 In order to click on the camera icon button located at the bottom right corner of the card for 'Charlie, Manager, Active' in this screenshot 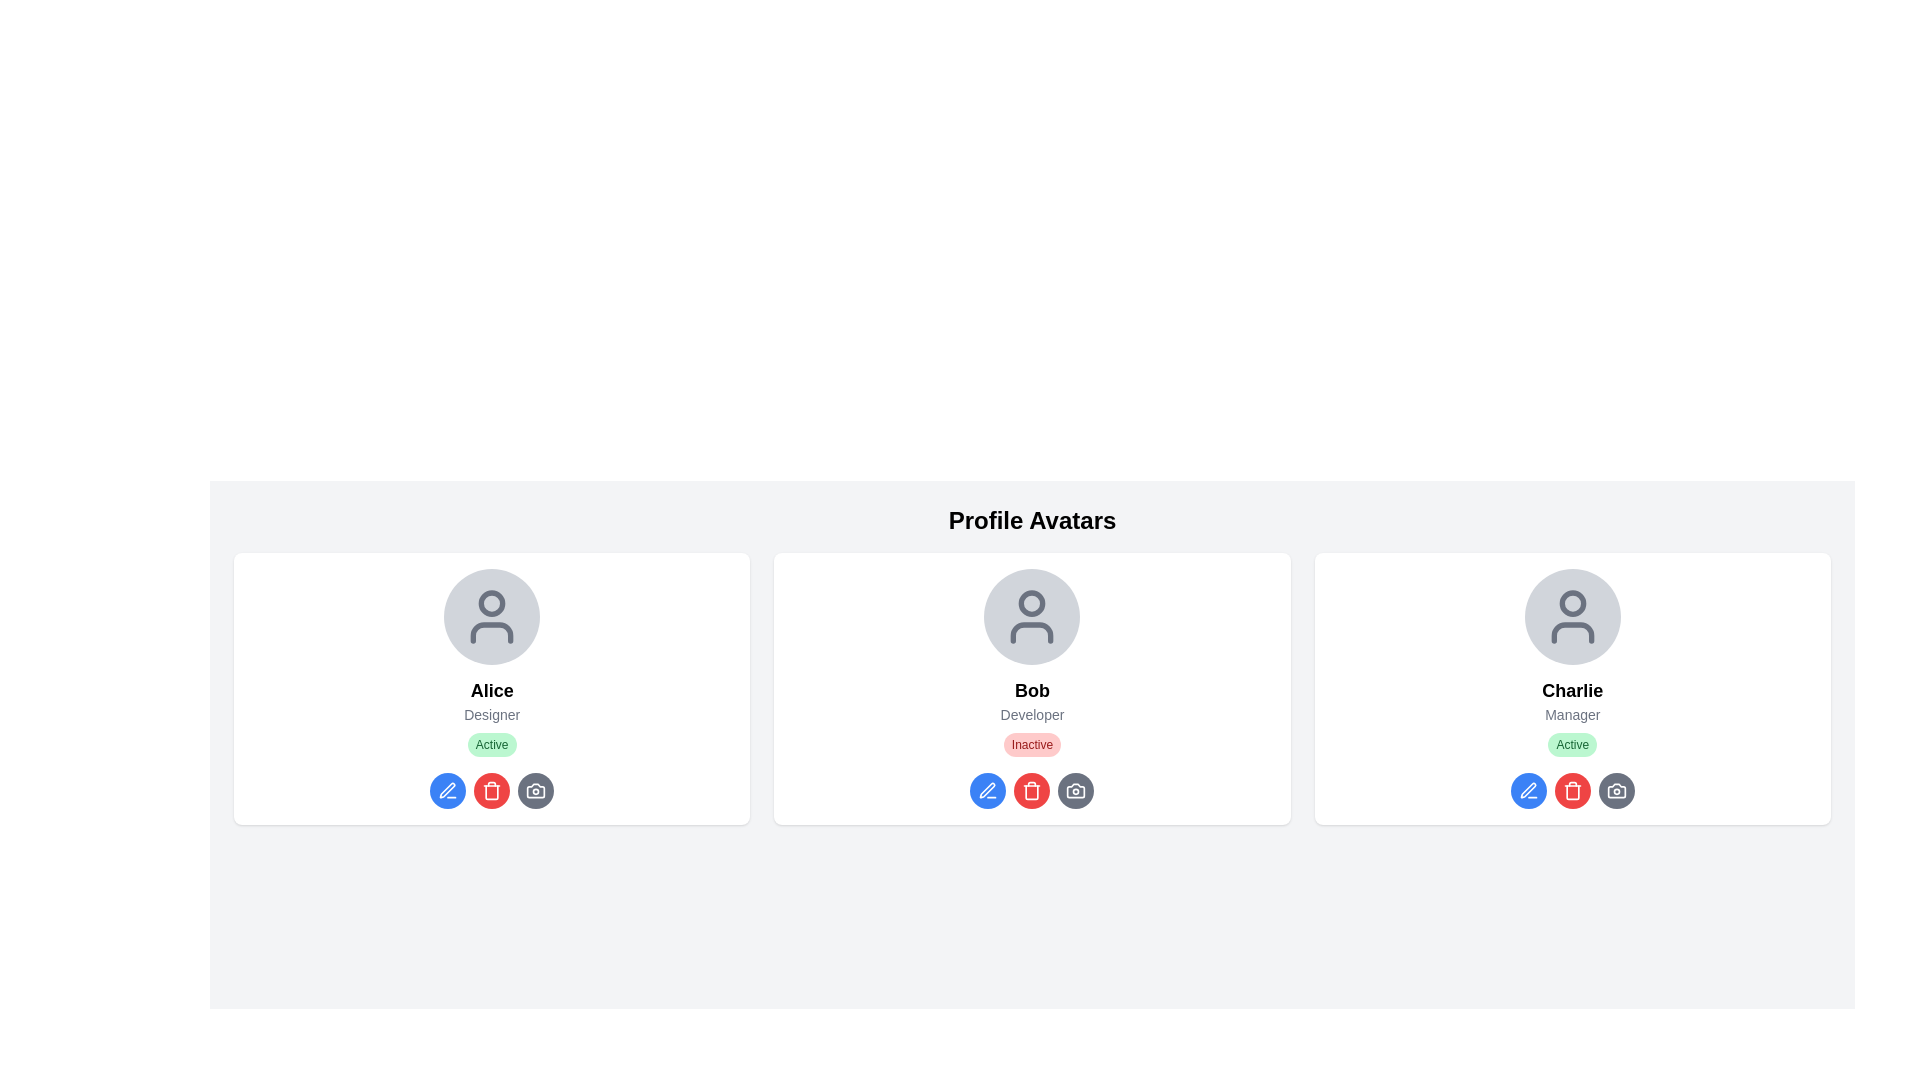, I will do `click(1616, 789)`.